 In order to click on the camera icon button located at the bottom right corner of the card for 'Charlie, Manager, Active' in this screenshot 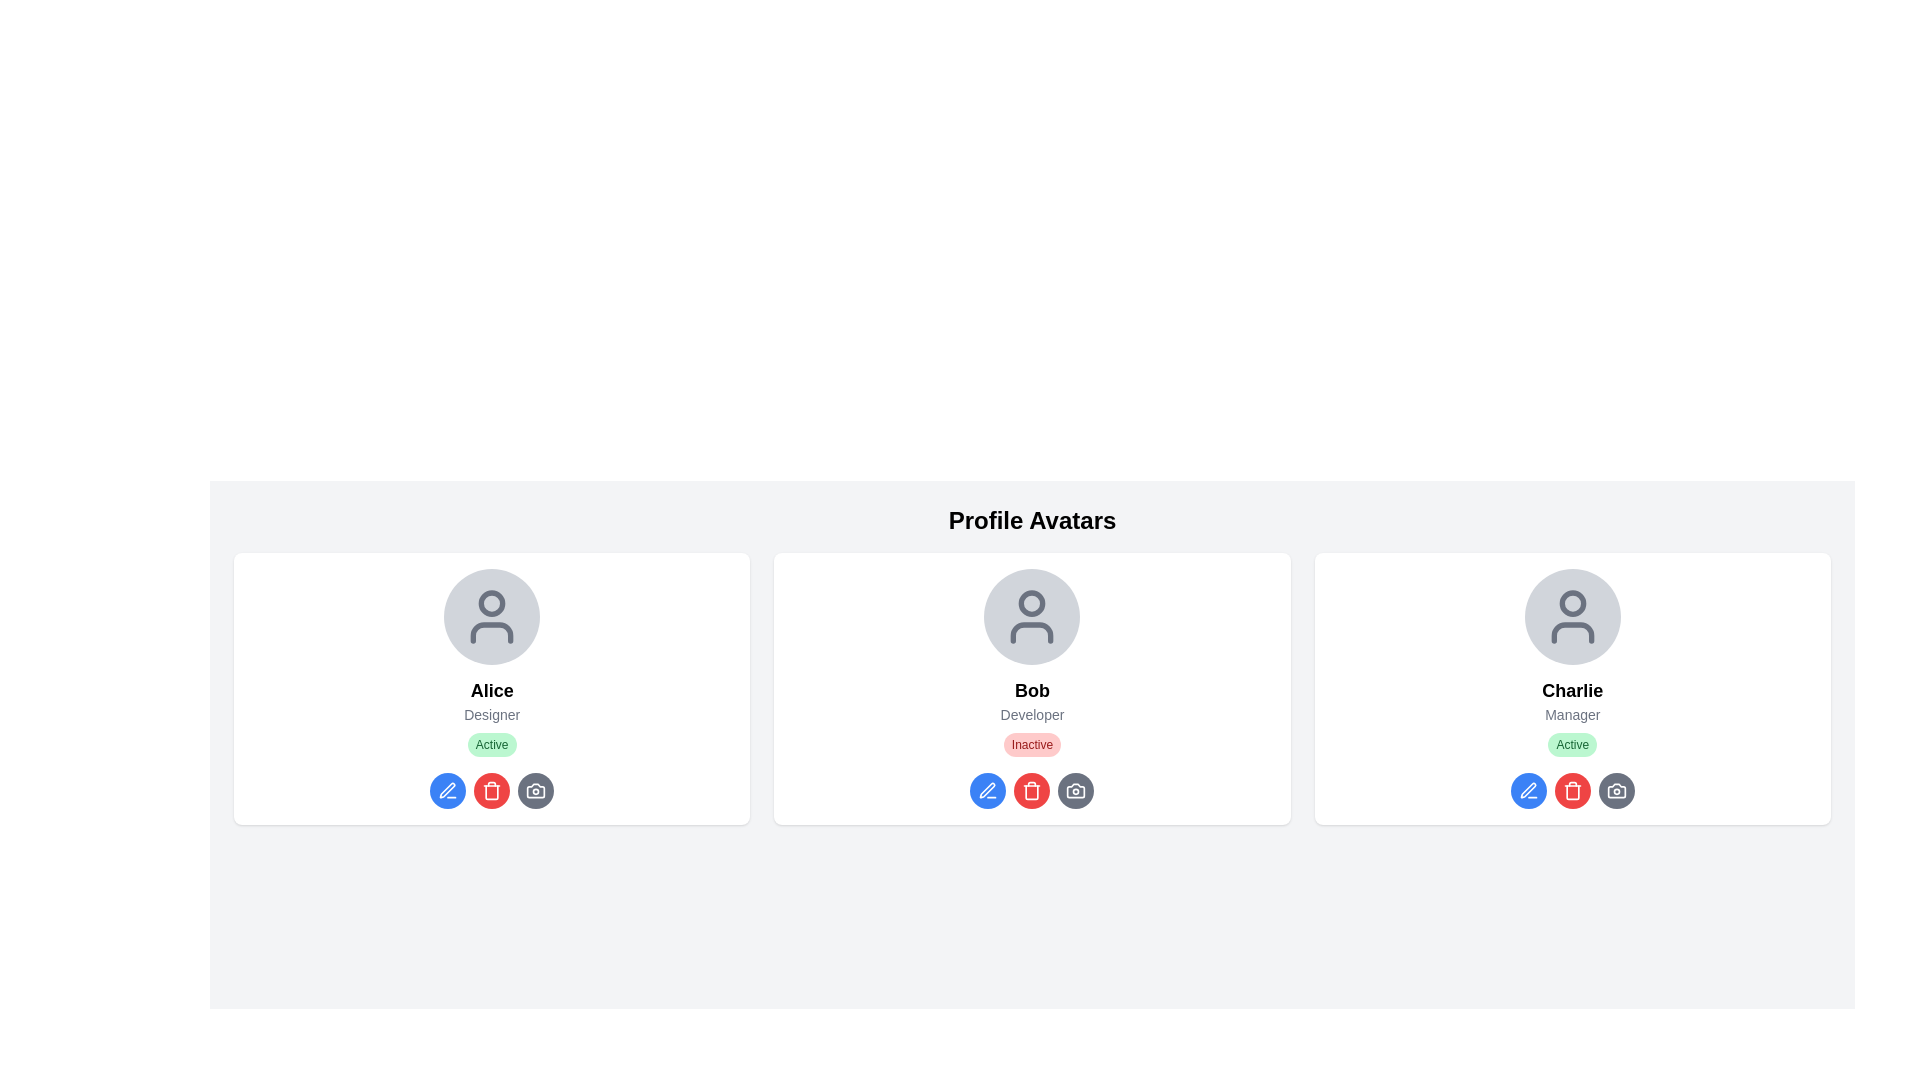, I will do `click(1616, 789)`.